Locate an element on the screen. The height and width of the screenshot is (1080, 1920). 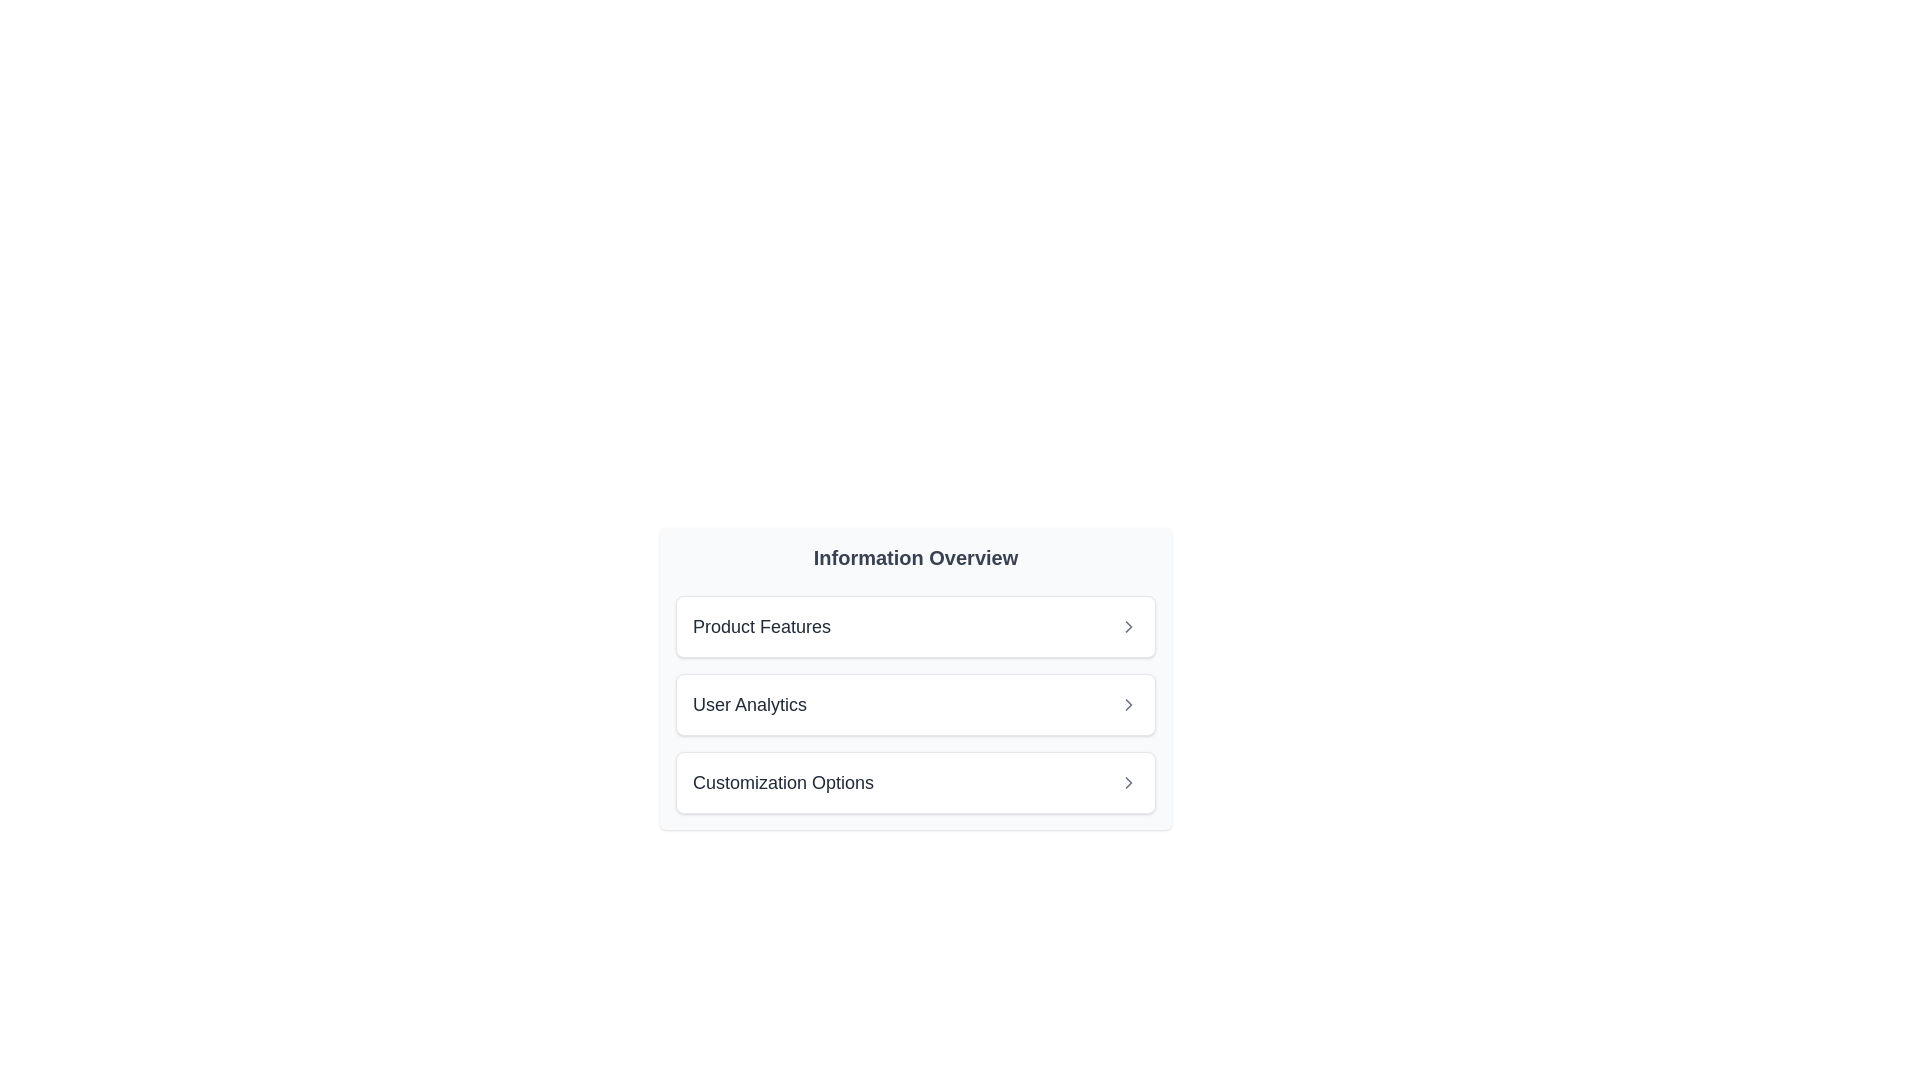
the chevron icon located to the right of the 'Product Features' text is located at coordinates (1128, 626).